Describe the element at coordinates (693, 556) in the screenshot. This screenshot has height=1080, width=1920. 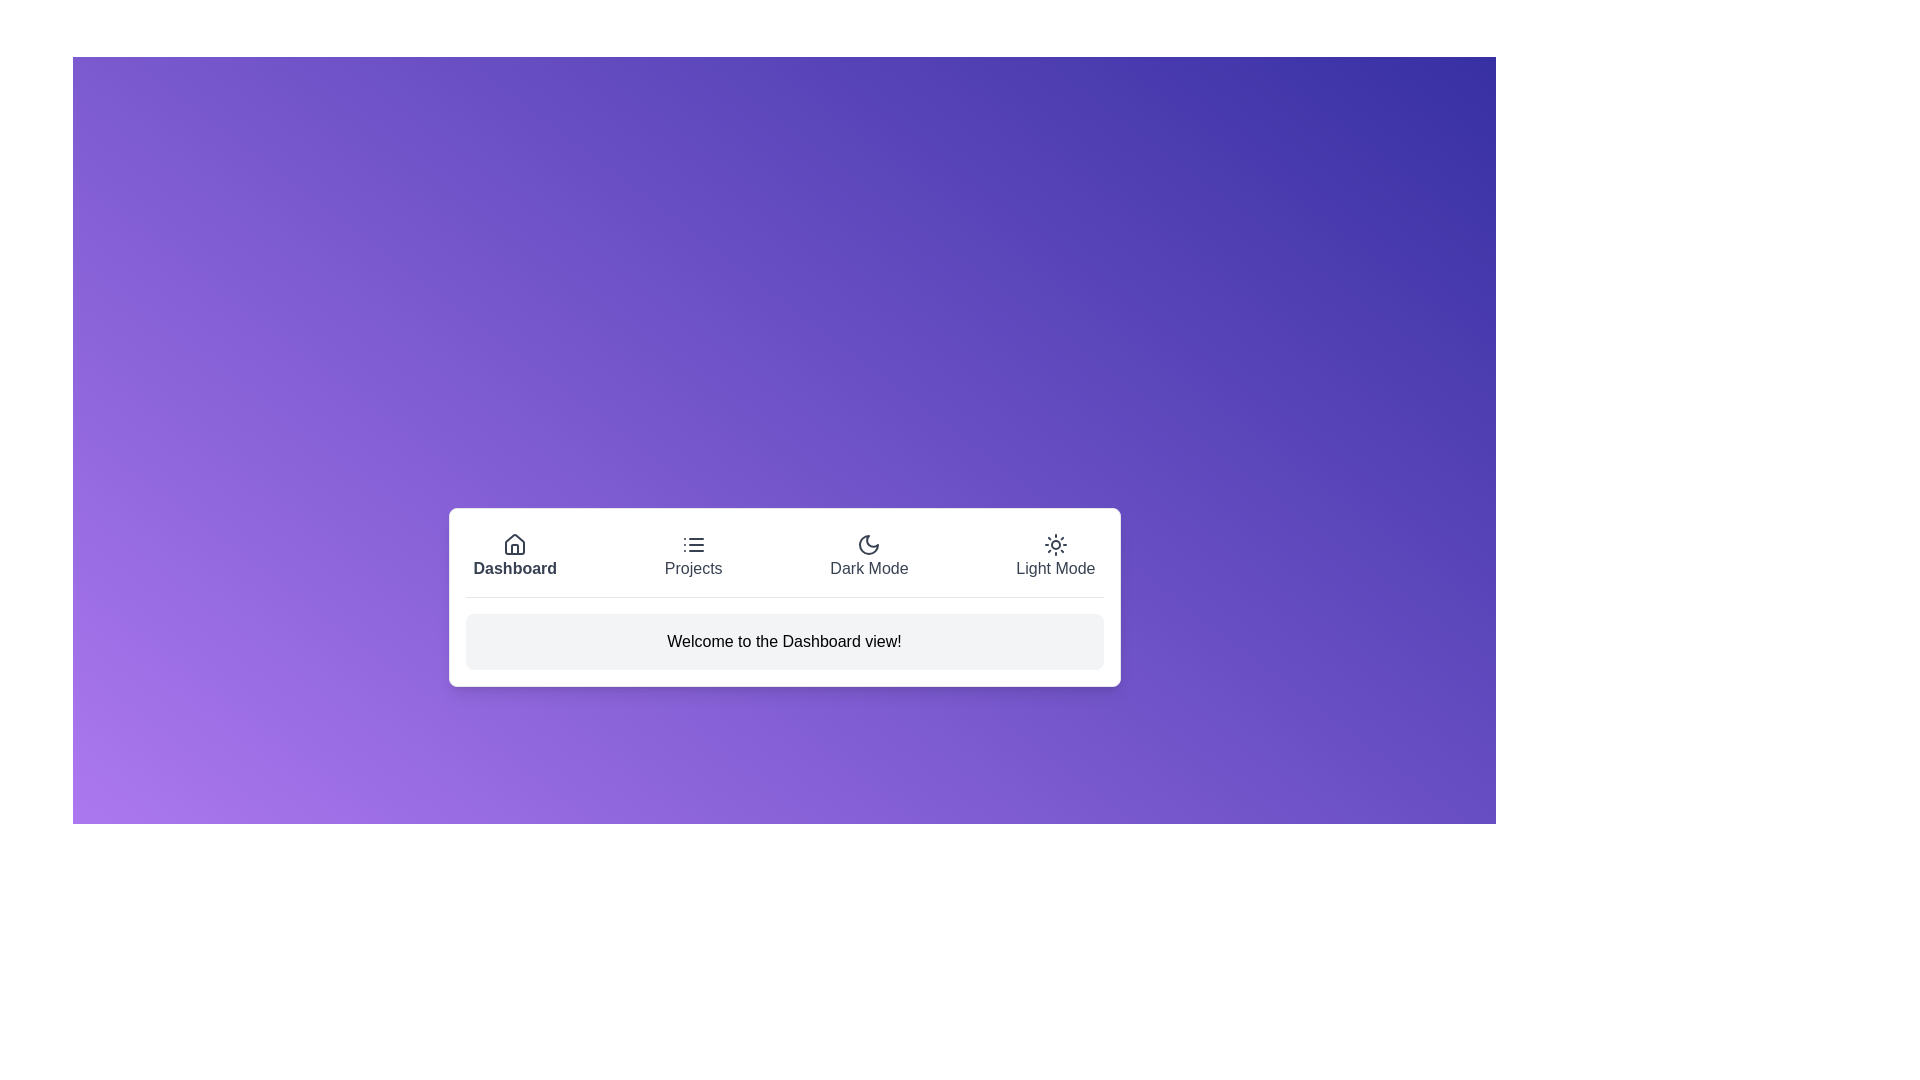
I see `the button labeled Projects` at that location.